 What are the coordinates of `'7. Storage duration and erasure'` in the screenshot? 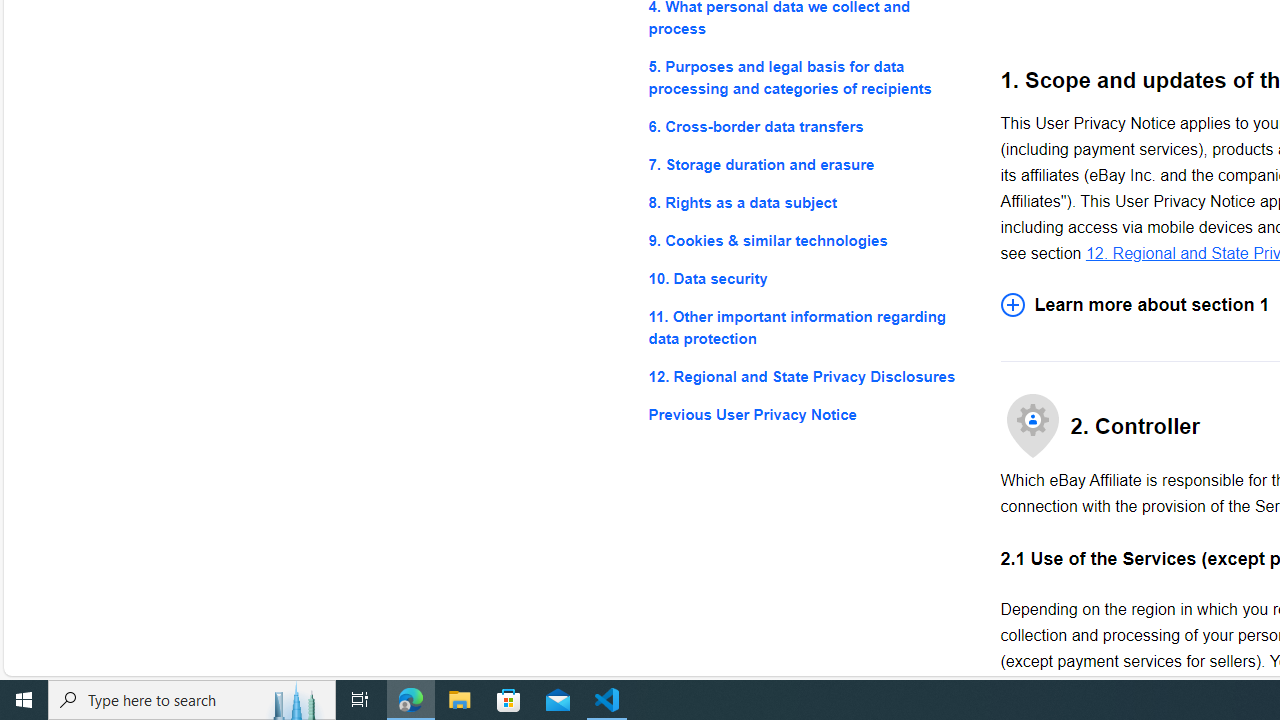 It's located at (808, 163).